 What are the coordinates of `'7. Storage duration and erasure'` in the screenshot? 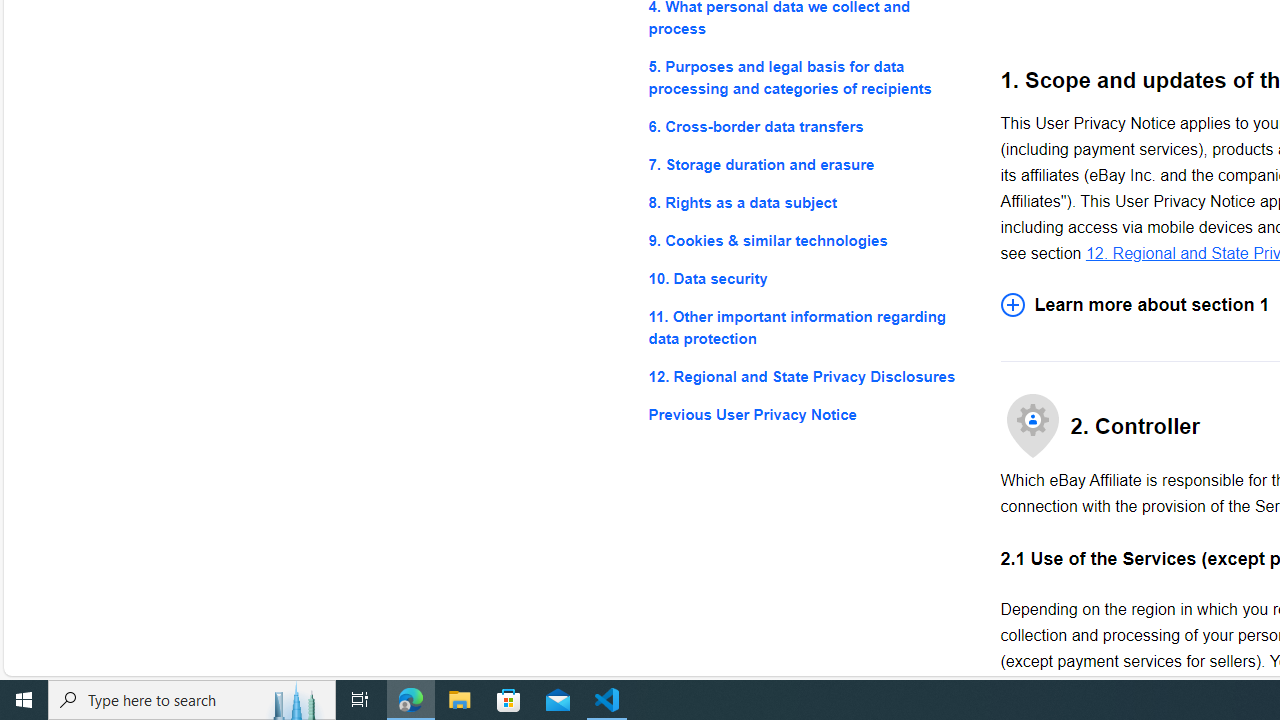 It's located at (808, 163).